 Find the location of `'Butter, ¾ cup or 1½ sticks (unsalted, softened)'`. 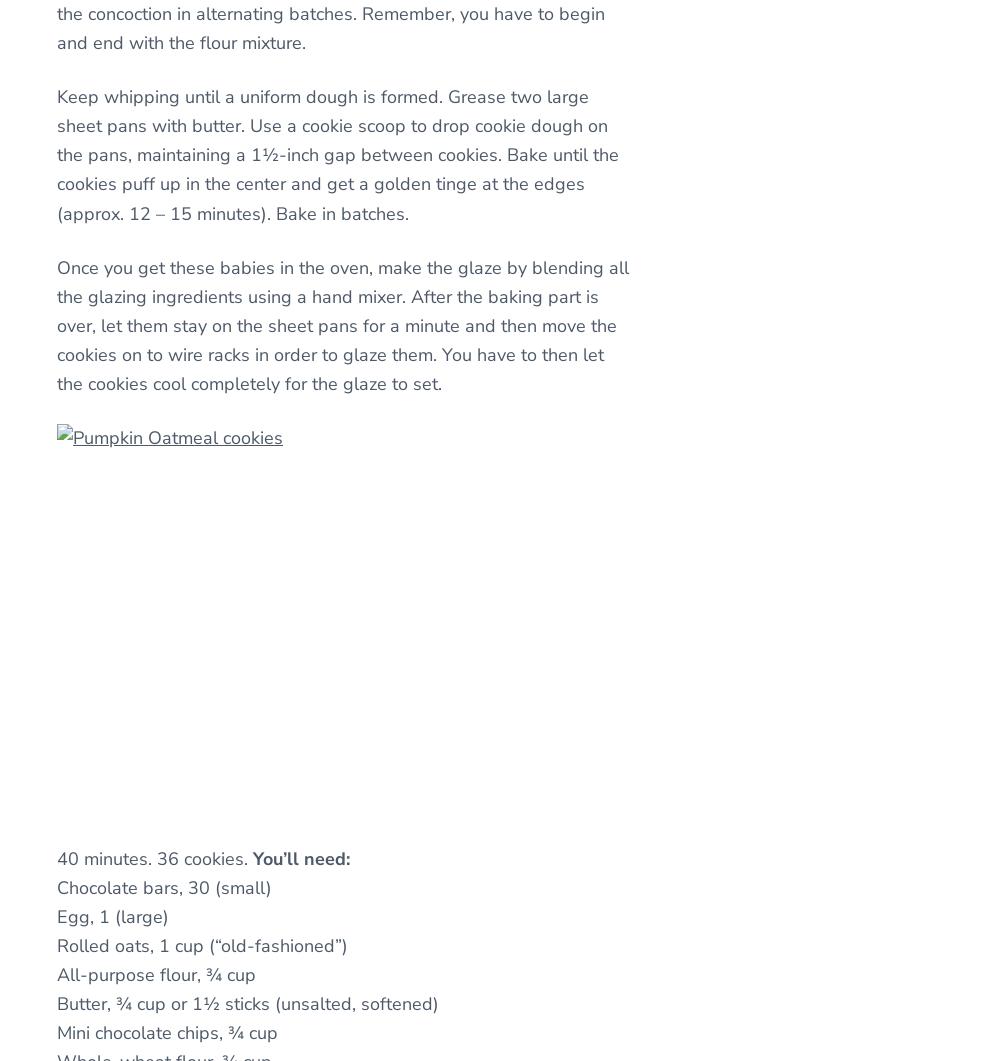

'Butter, ¾ cup or 1½ sticks (unsalted, softened)' is located at coordinates (246, 1003).